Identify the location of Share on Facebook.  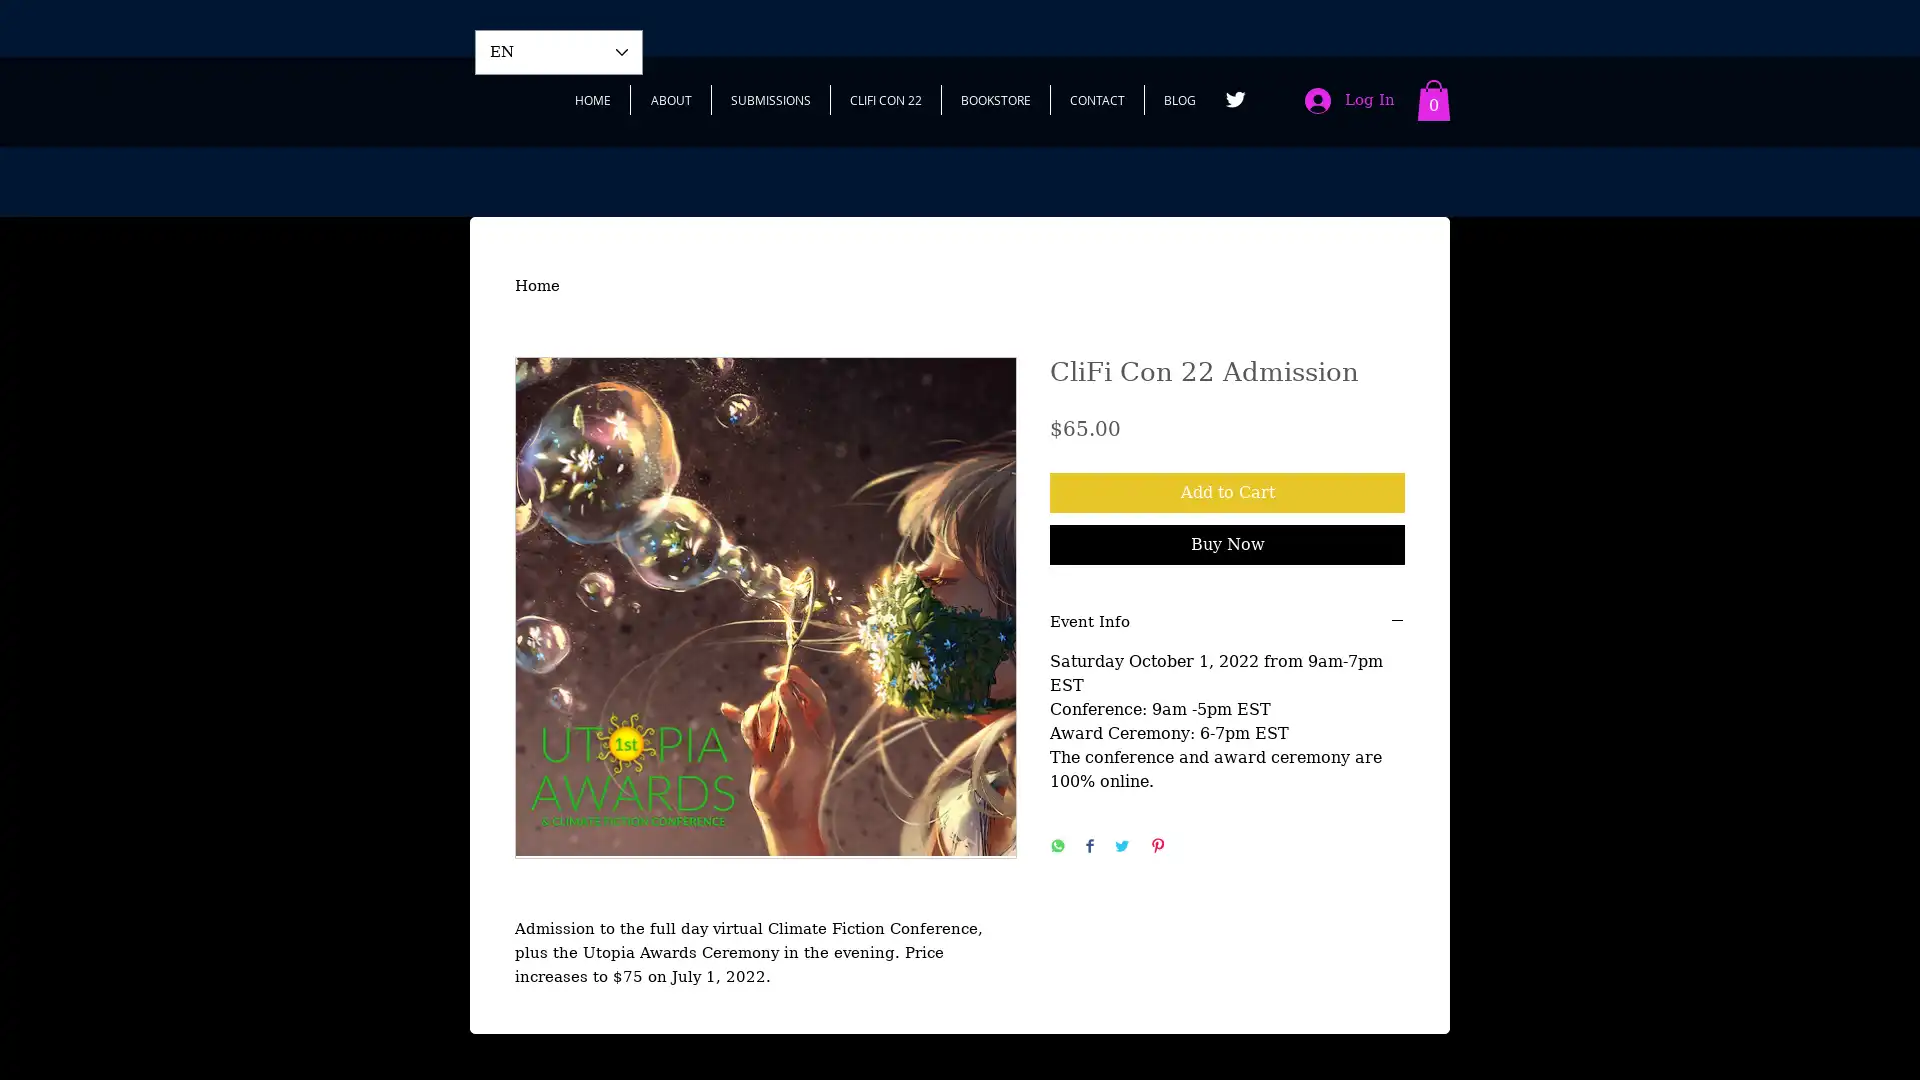
(1088, 847).